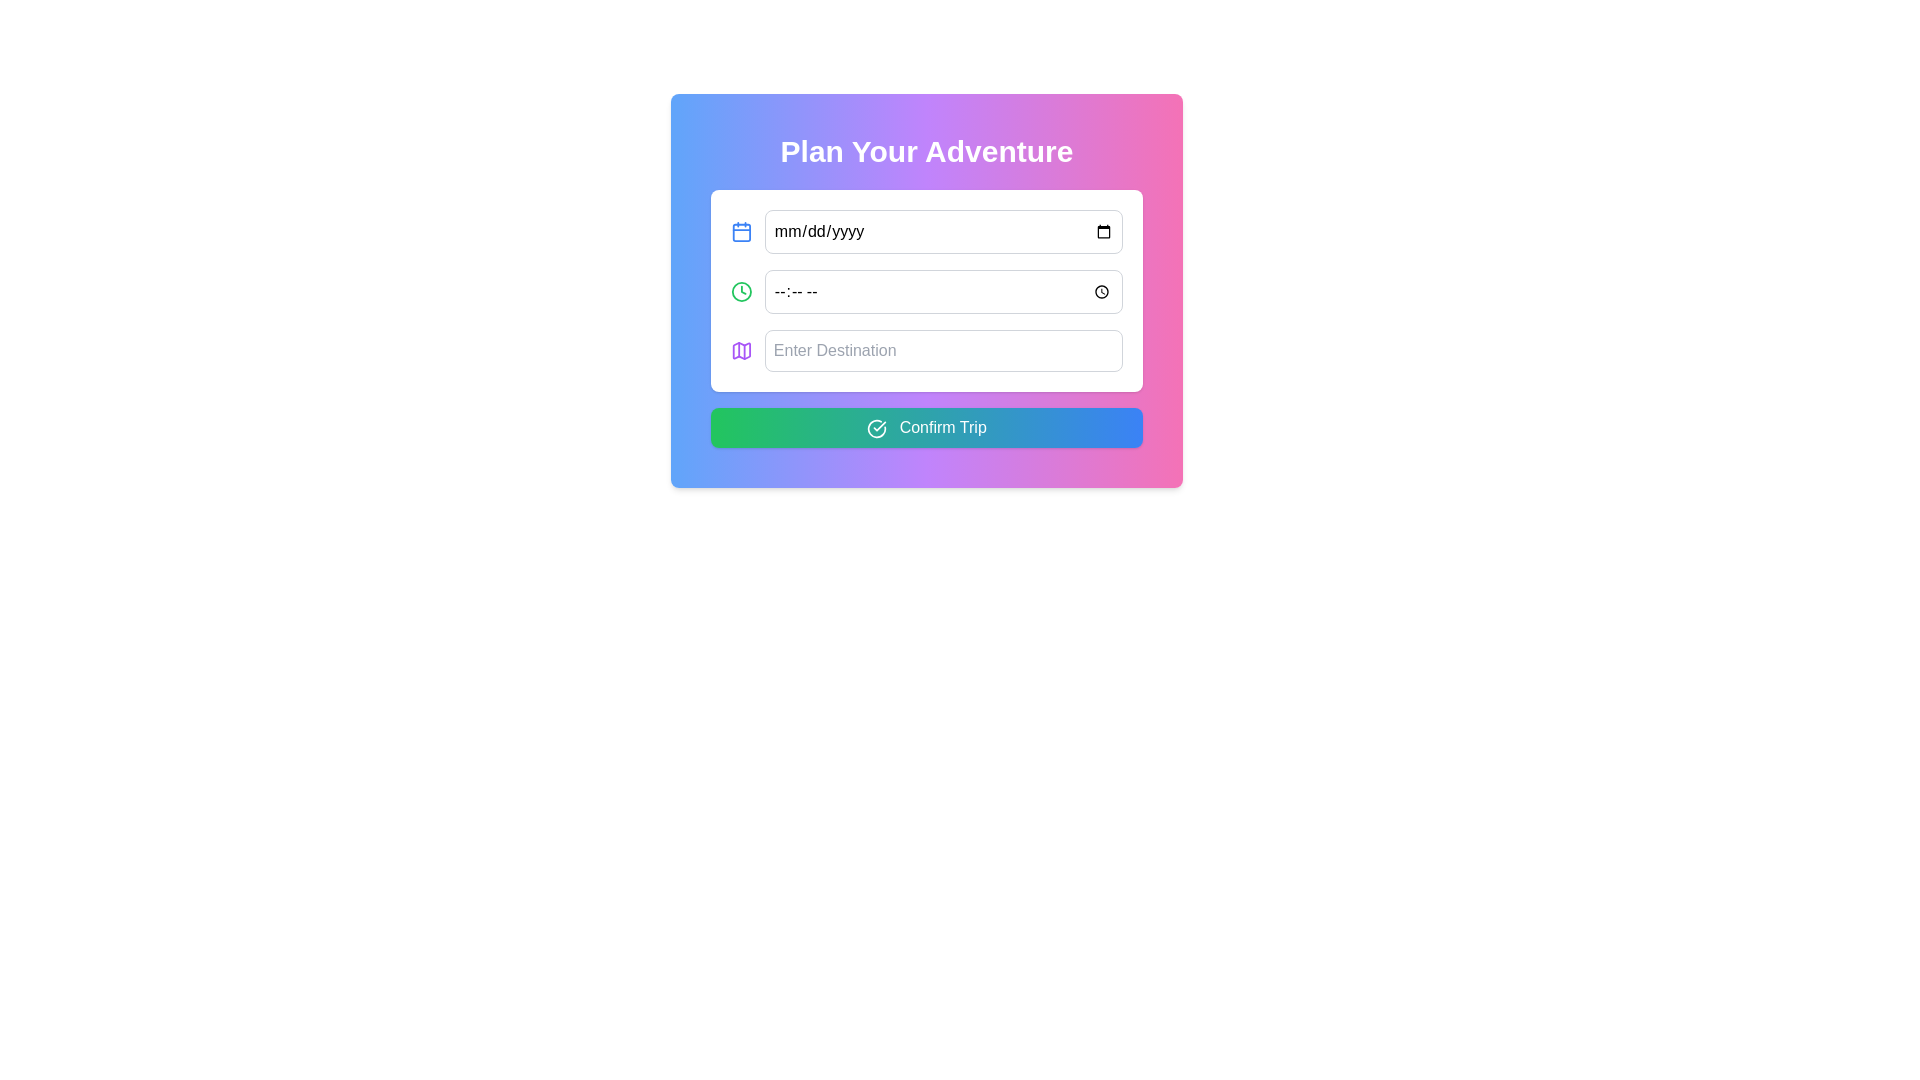  What do you see at coordinates (740, 350) in the screenshot?
I see `the purple map icon, which is the first item in a horizontal group of elements, located to the left of the text input labeled 'Enter Destination'` at bounding box center [740, 350].